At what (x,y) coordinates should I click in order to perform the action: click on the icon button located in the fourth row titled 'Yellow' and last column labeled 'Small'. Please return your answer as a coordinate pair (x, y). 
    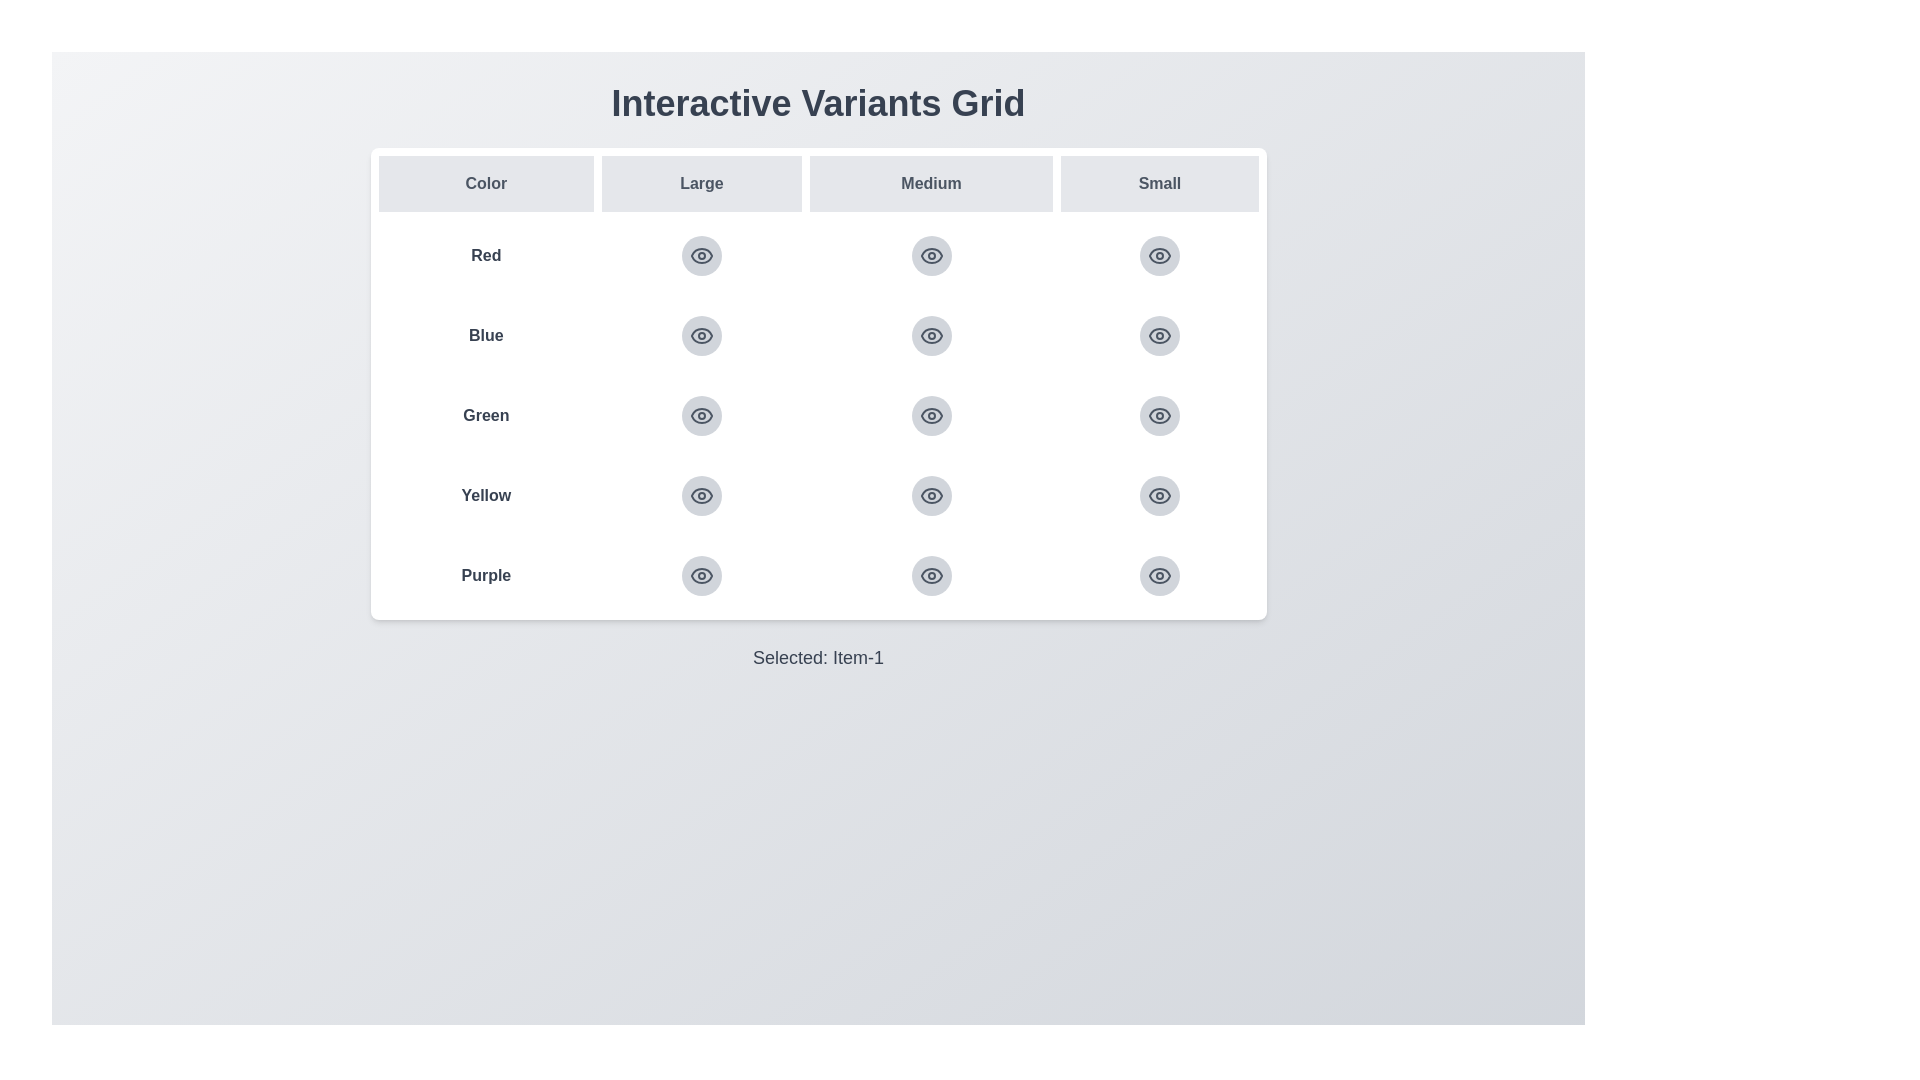
    Looking at the image, I should click on (1158, 495).